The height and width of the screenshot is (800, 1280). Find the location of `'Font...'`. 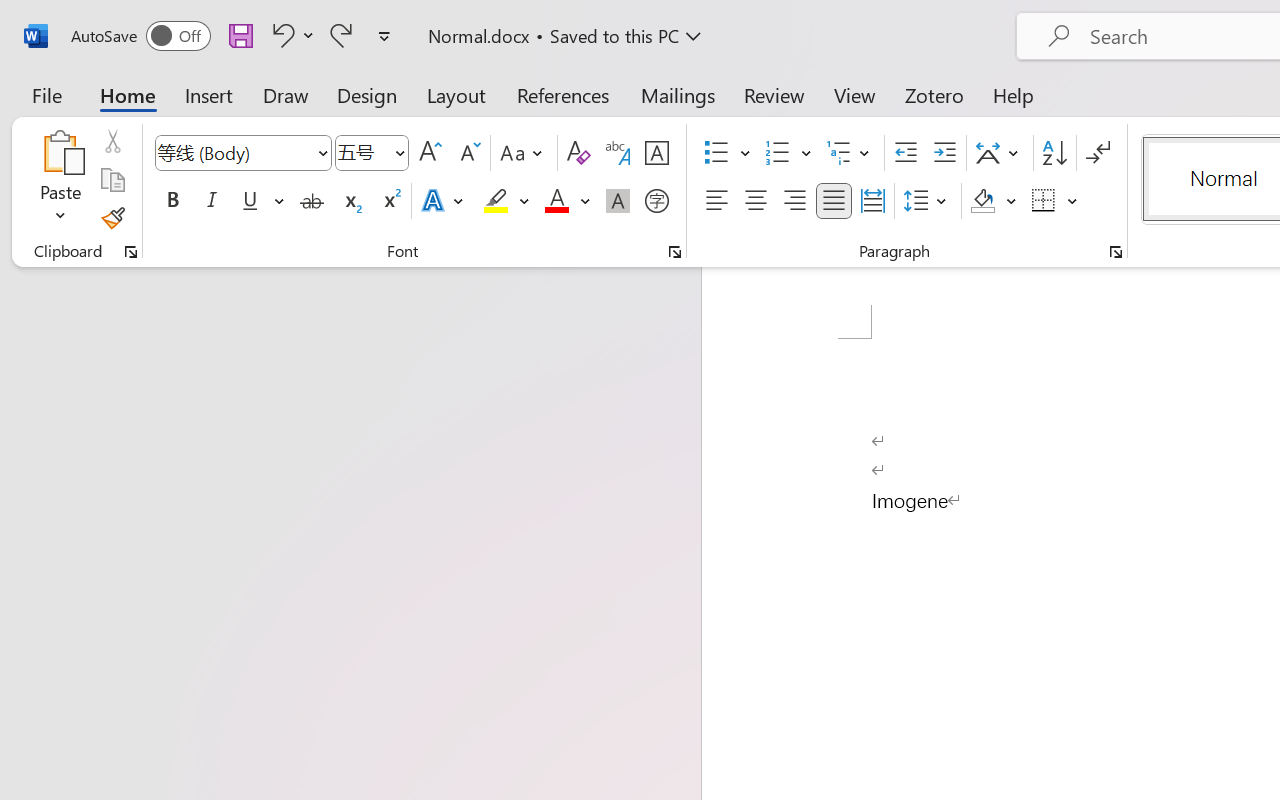

'Font...' is located at coordinates (675, 251).